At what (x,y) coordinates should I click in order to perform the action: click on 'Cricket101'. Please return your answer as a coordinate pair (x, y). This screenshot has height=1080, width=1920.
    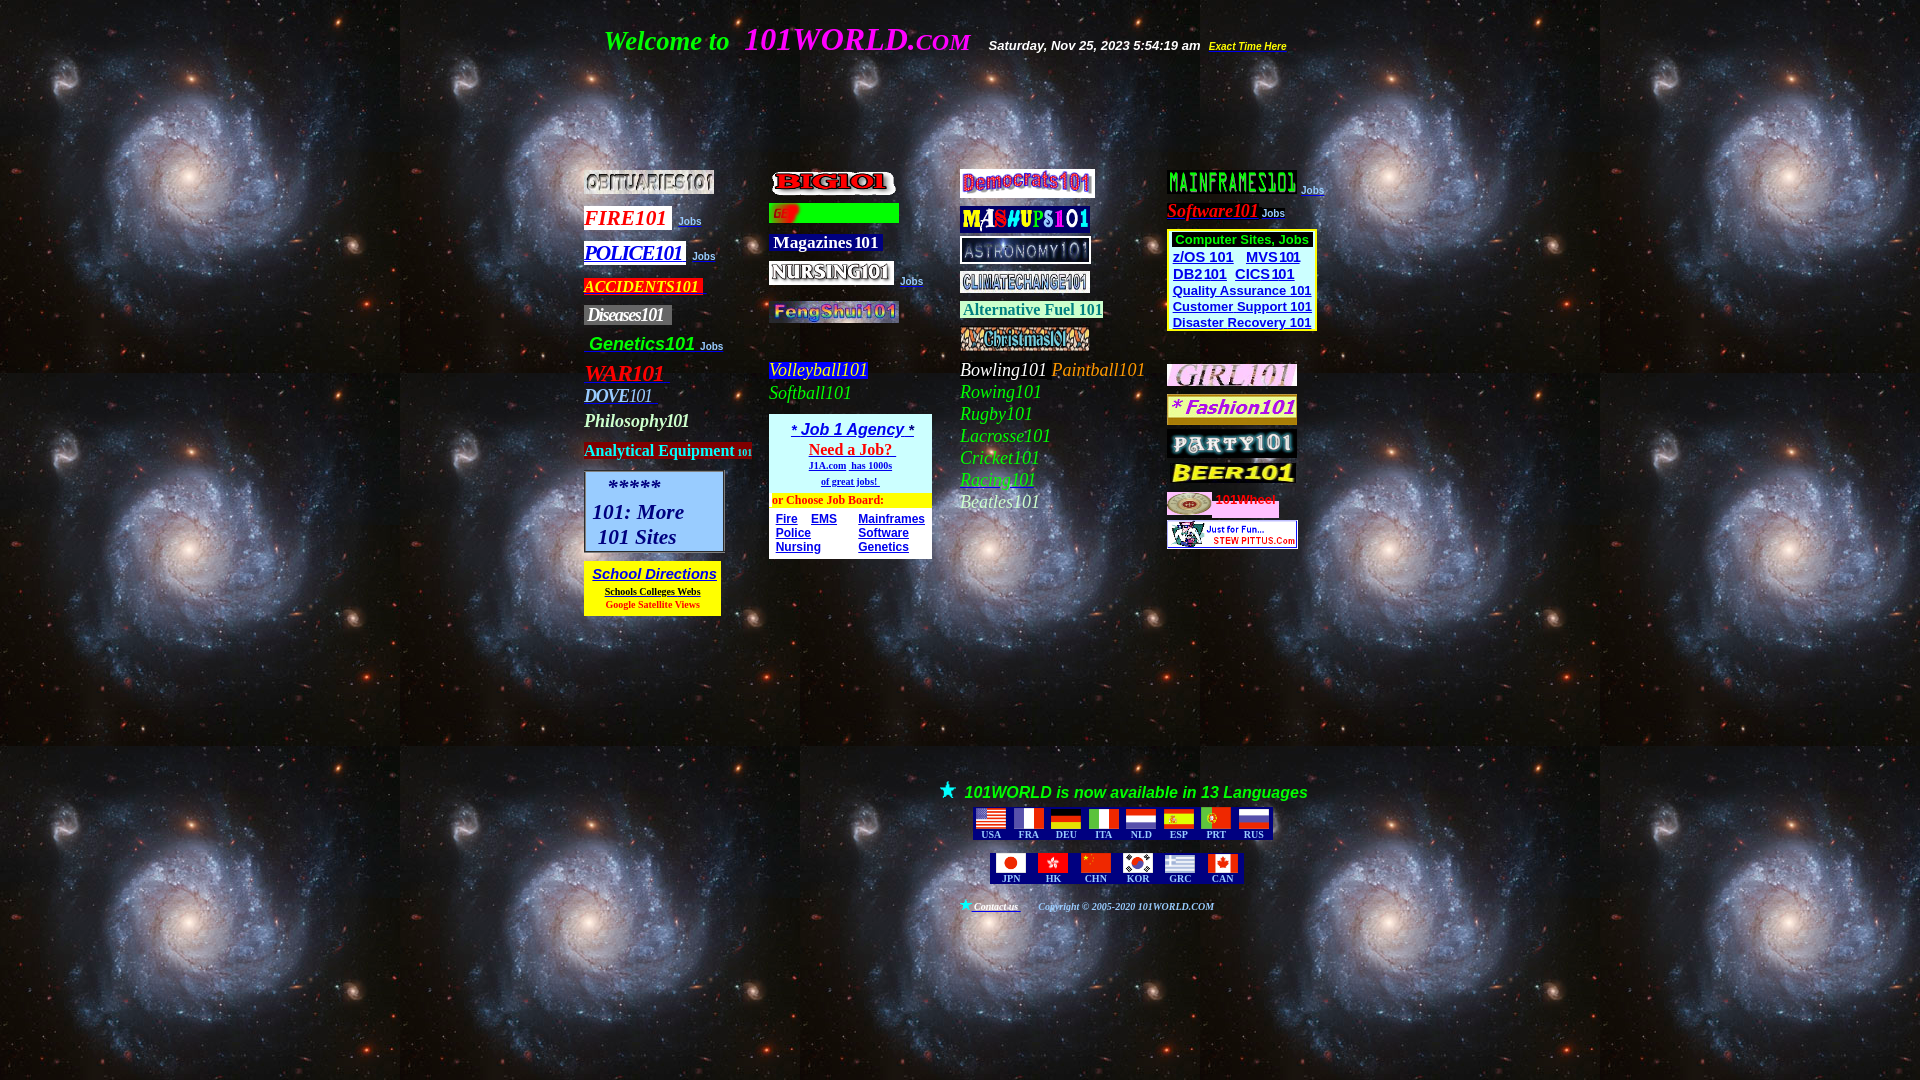
    Looking at the image, I should click on (999, 458).